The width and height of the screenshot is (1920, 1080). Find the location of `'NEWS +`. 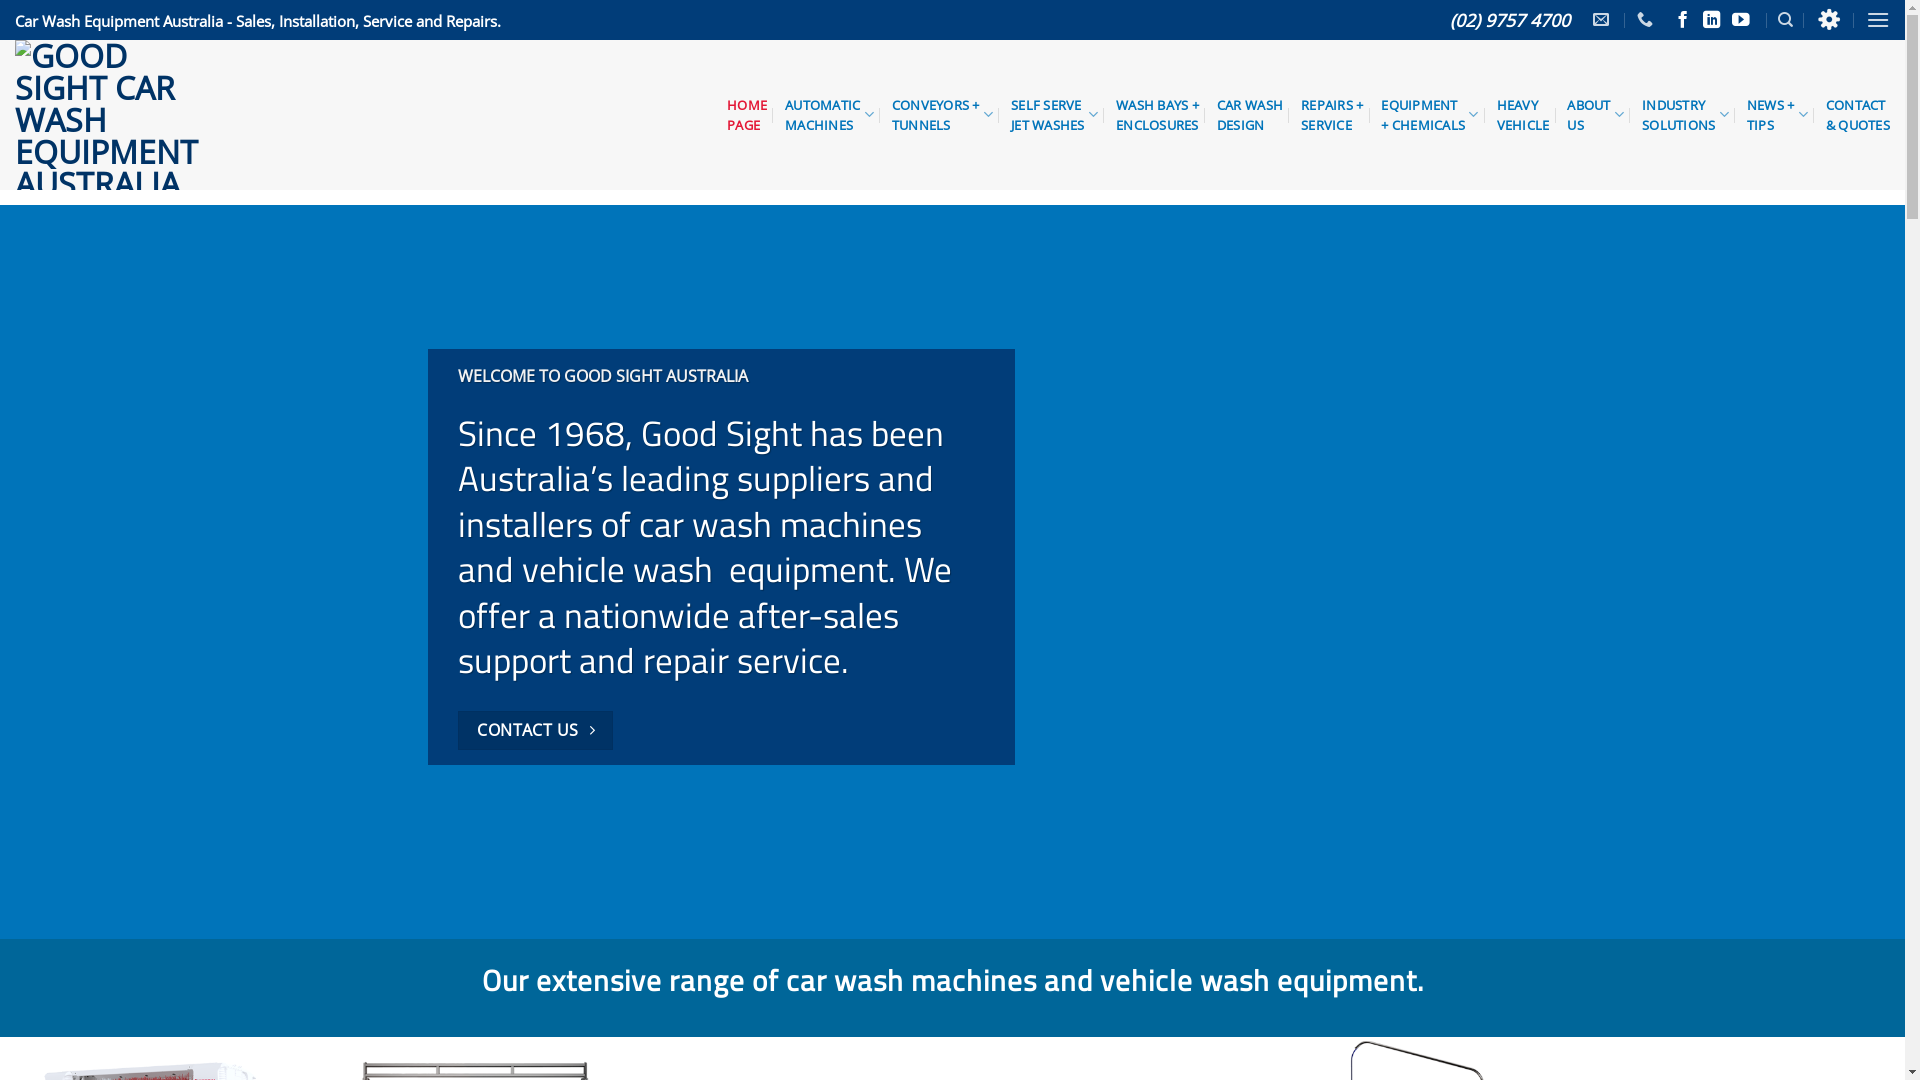

'NEWS + is located at coordinates (1777, 115).